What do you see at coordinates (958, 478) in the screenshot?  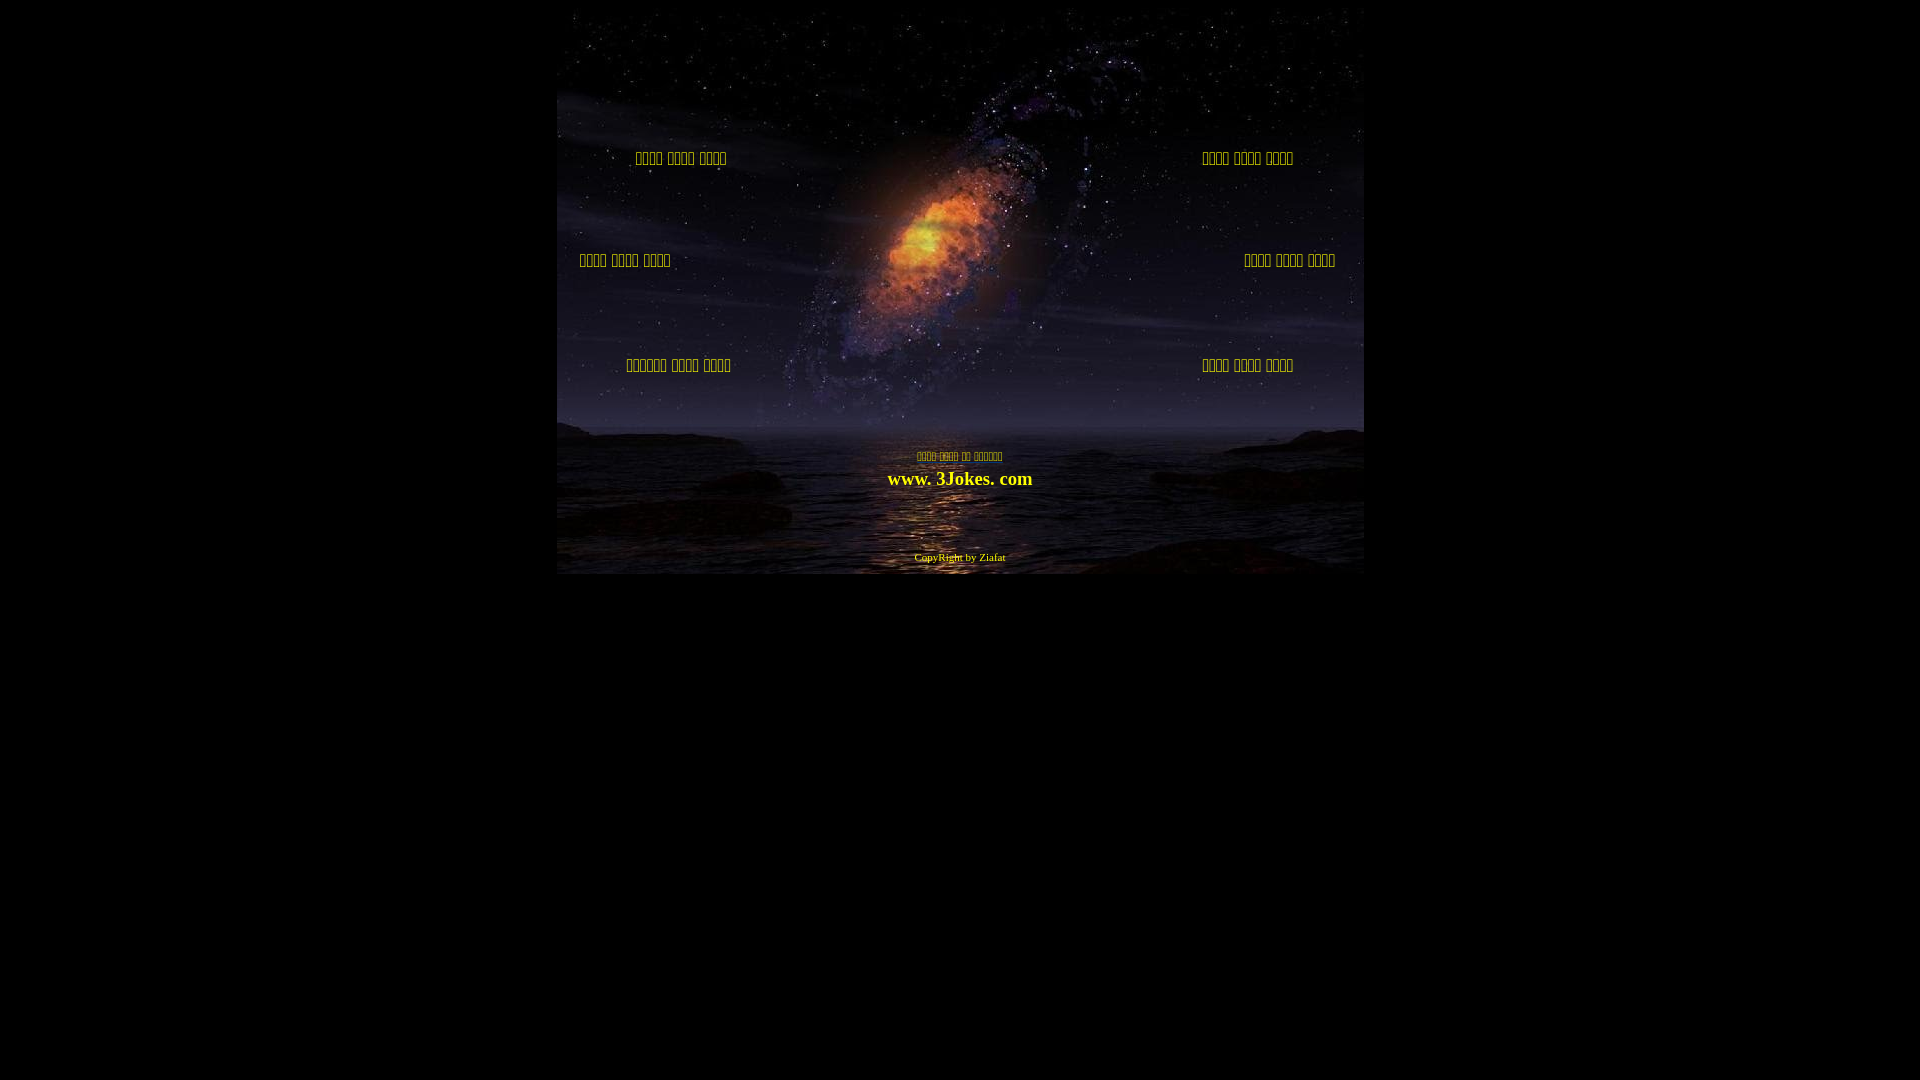 I see `'www. 3Jokes. com'` at bounding box center [958, 478].